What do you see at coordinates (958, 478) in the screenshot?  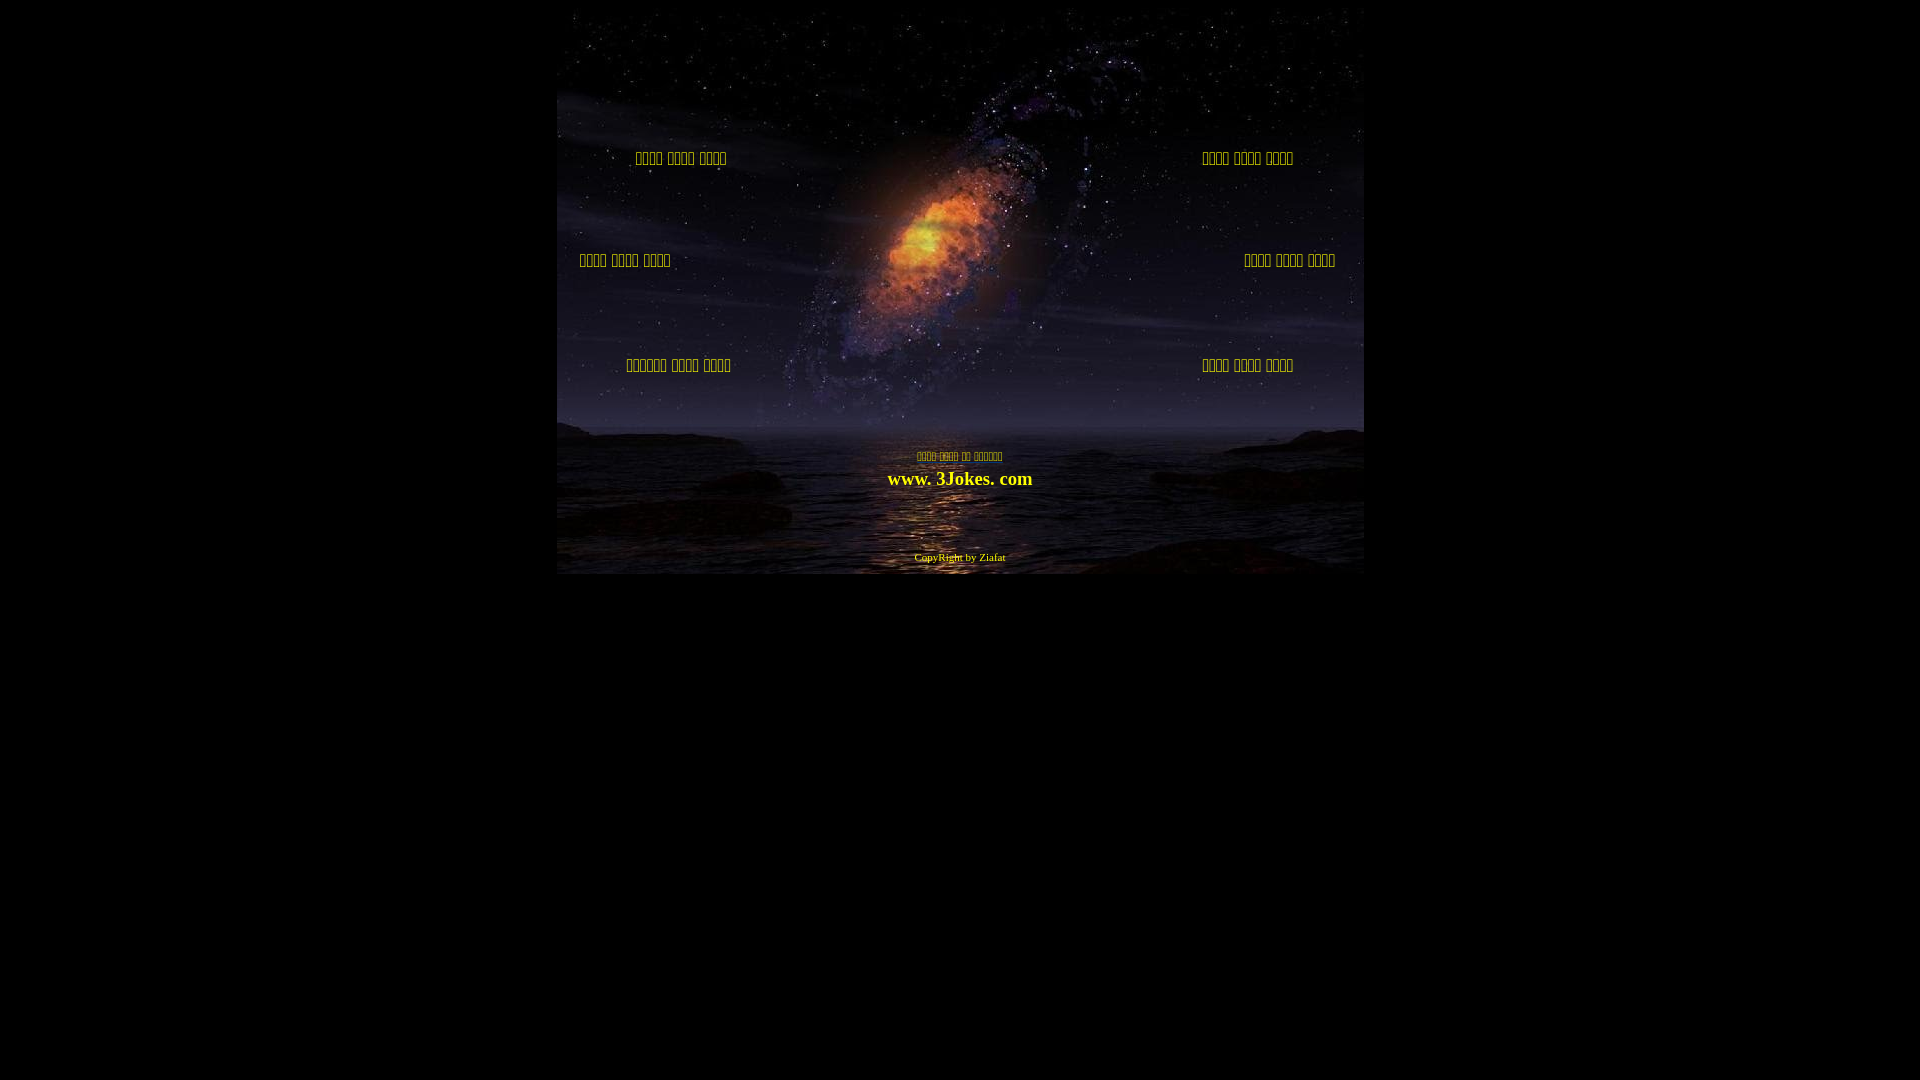 I see `'www. 3Jokes. com'` at bounding box center [958, 478].